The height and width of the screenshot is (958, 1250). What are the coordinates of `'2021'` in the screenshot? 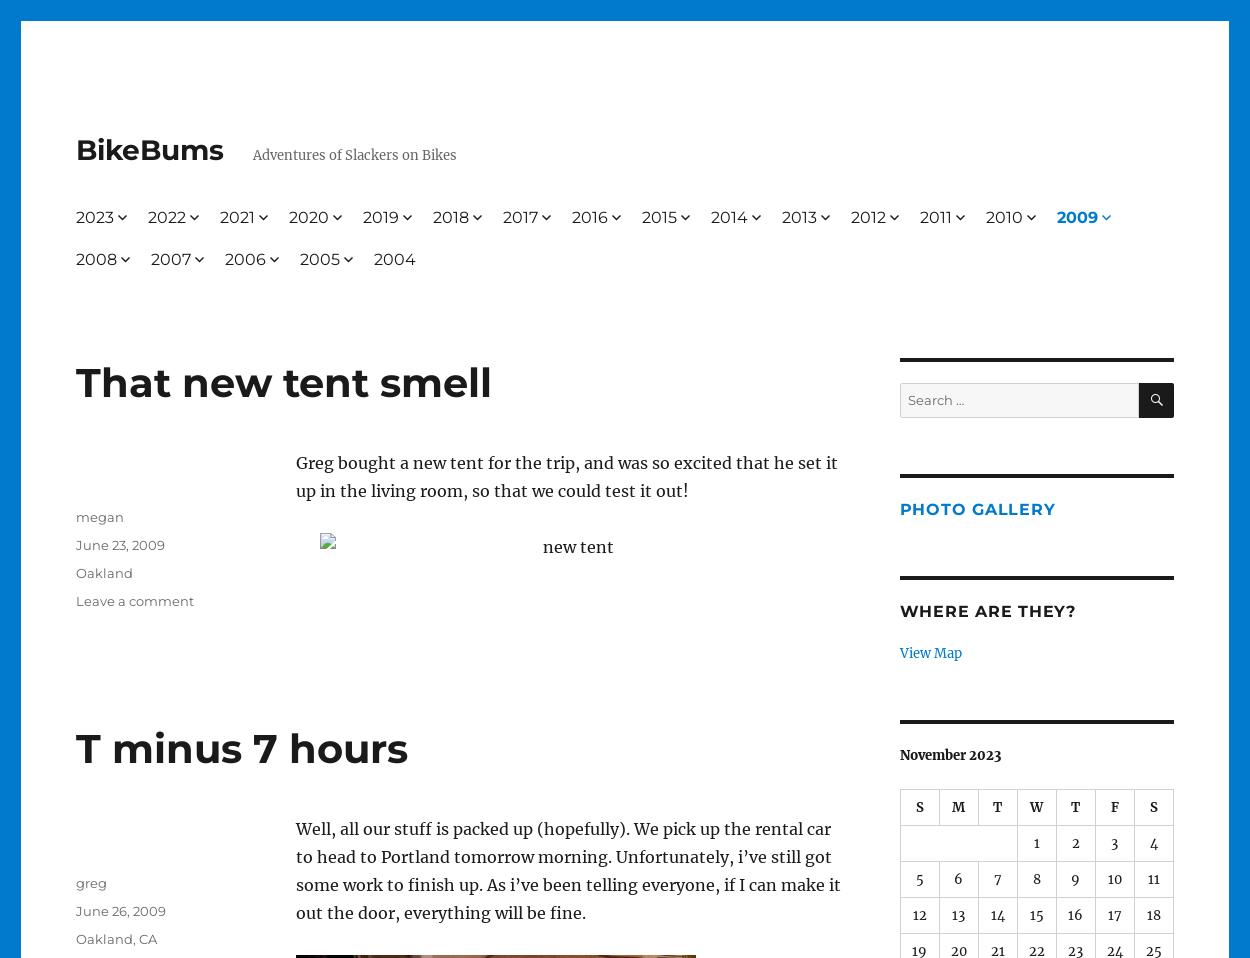 It's located at (235, 215).